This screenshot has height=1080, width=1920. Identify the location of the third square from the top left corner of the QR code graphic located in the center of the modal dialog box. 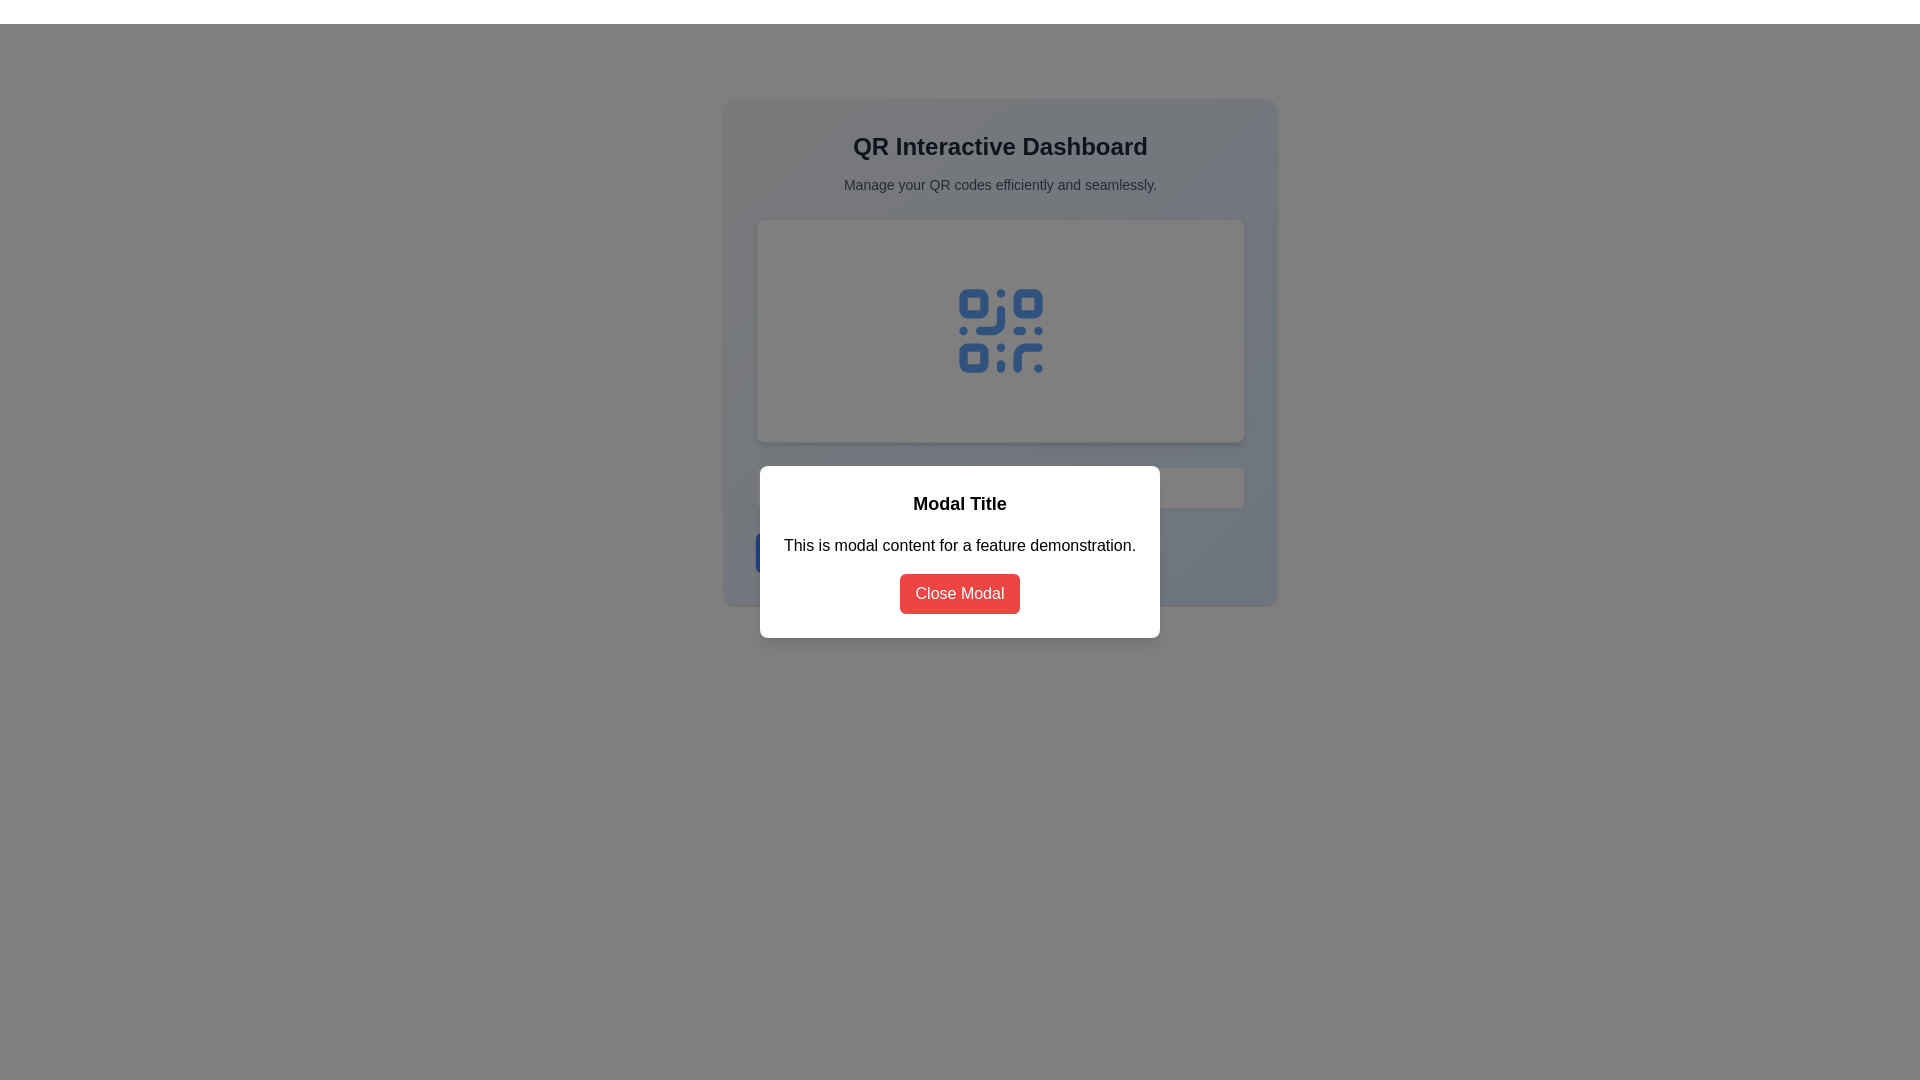
(973, 357).